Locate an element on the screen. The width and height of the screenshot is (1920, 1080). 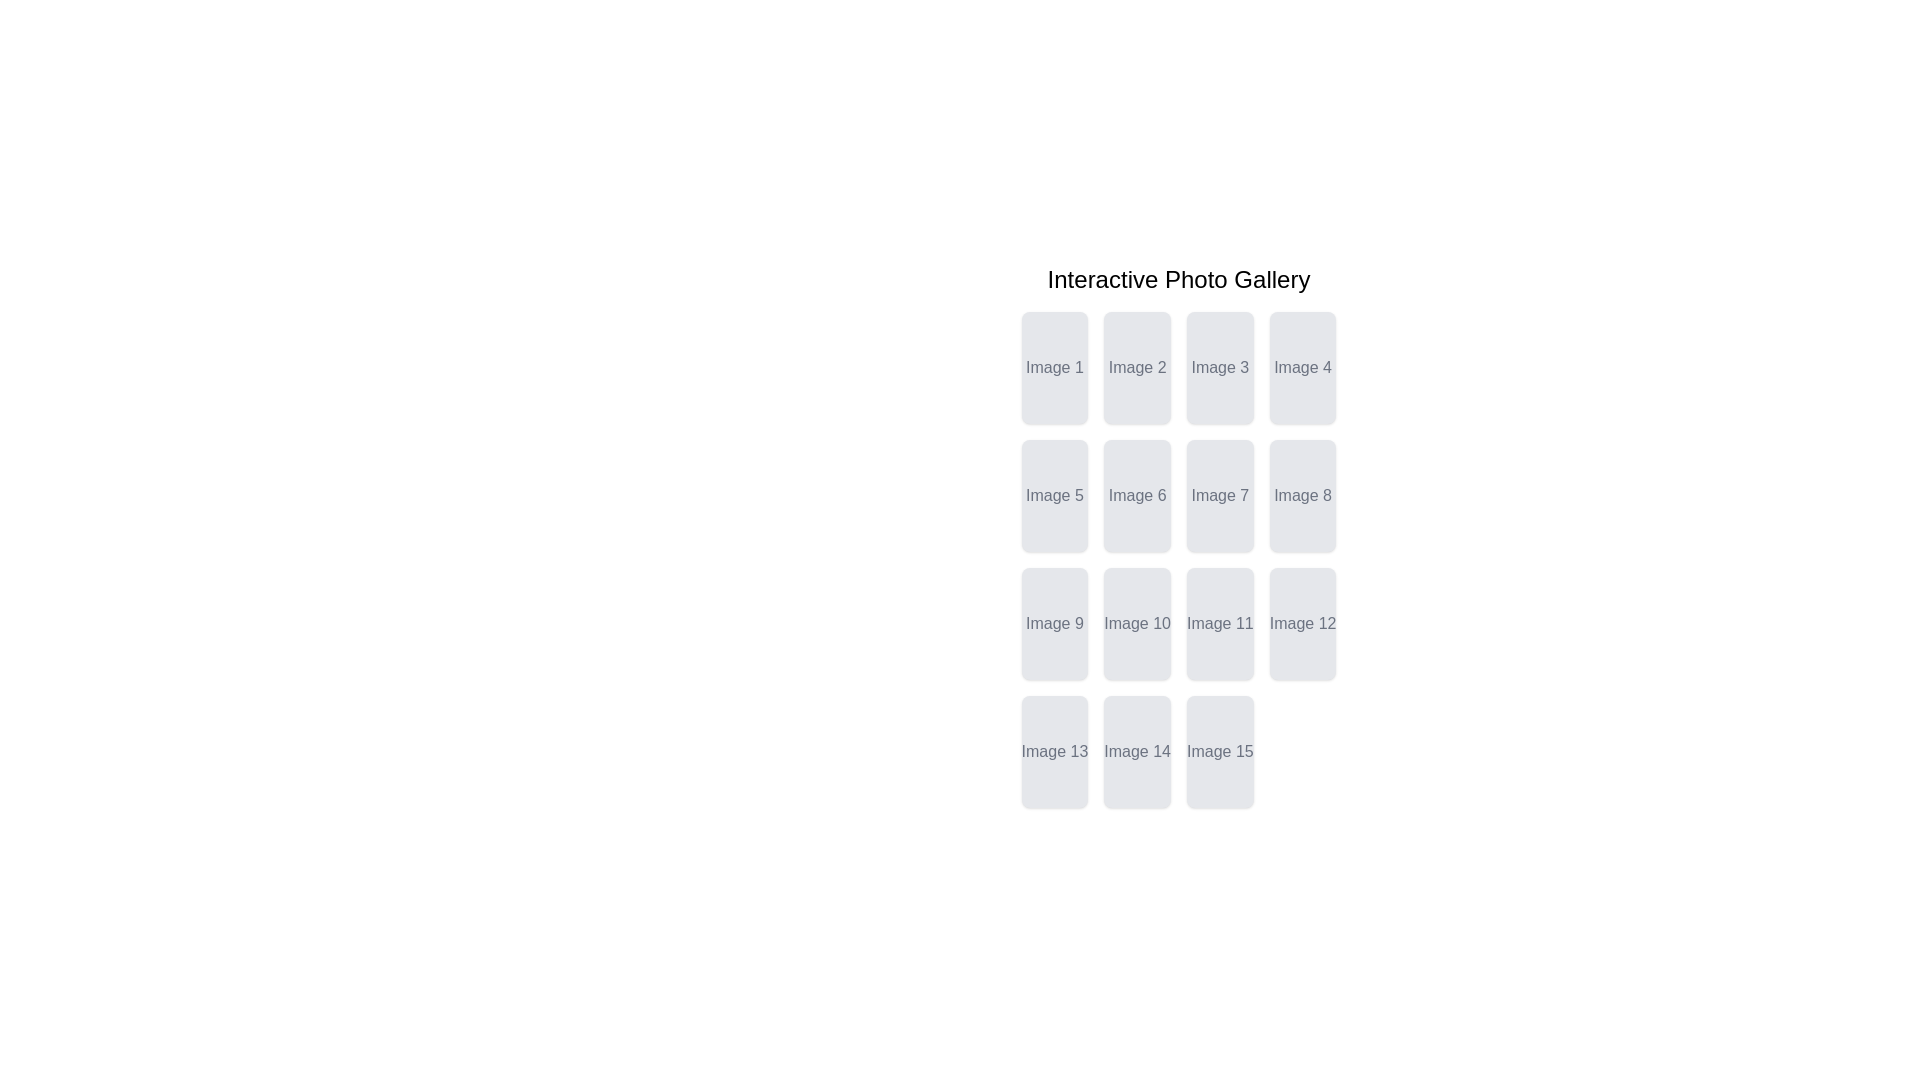
the rectangular card component containing the text 'Image 12', which has a light gray background and dark gray centered text, located in the last column of the third row of the grid is located at coordinates (1303, 623).